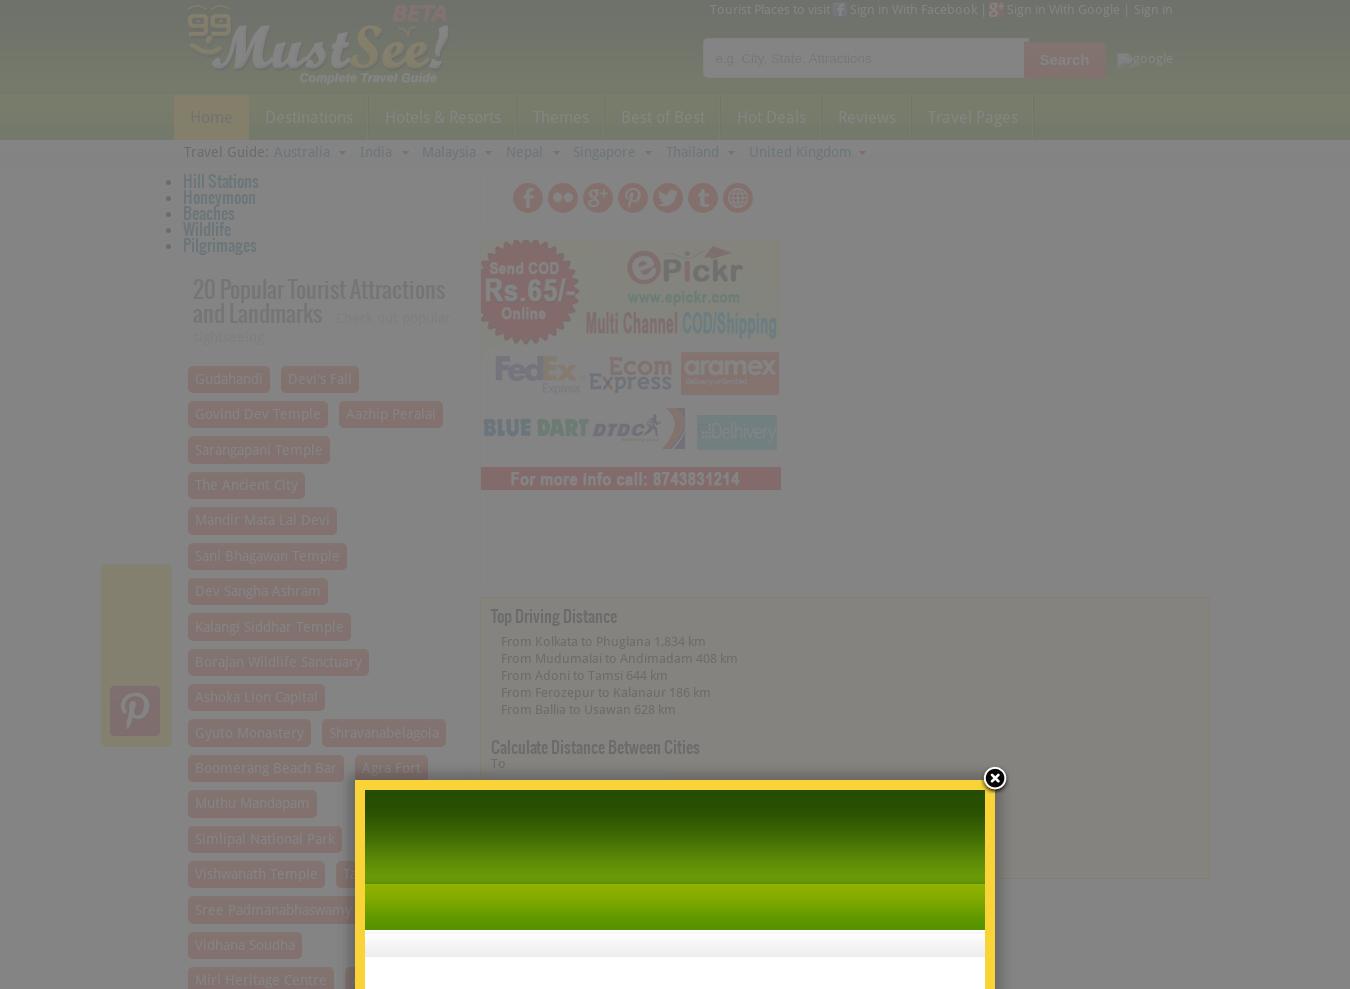 This screenshot has height=989, width=1350. I want to click on 'Vishwanath Temple', so click(254, 873).